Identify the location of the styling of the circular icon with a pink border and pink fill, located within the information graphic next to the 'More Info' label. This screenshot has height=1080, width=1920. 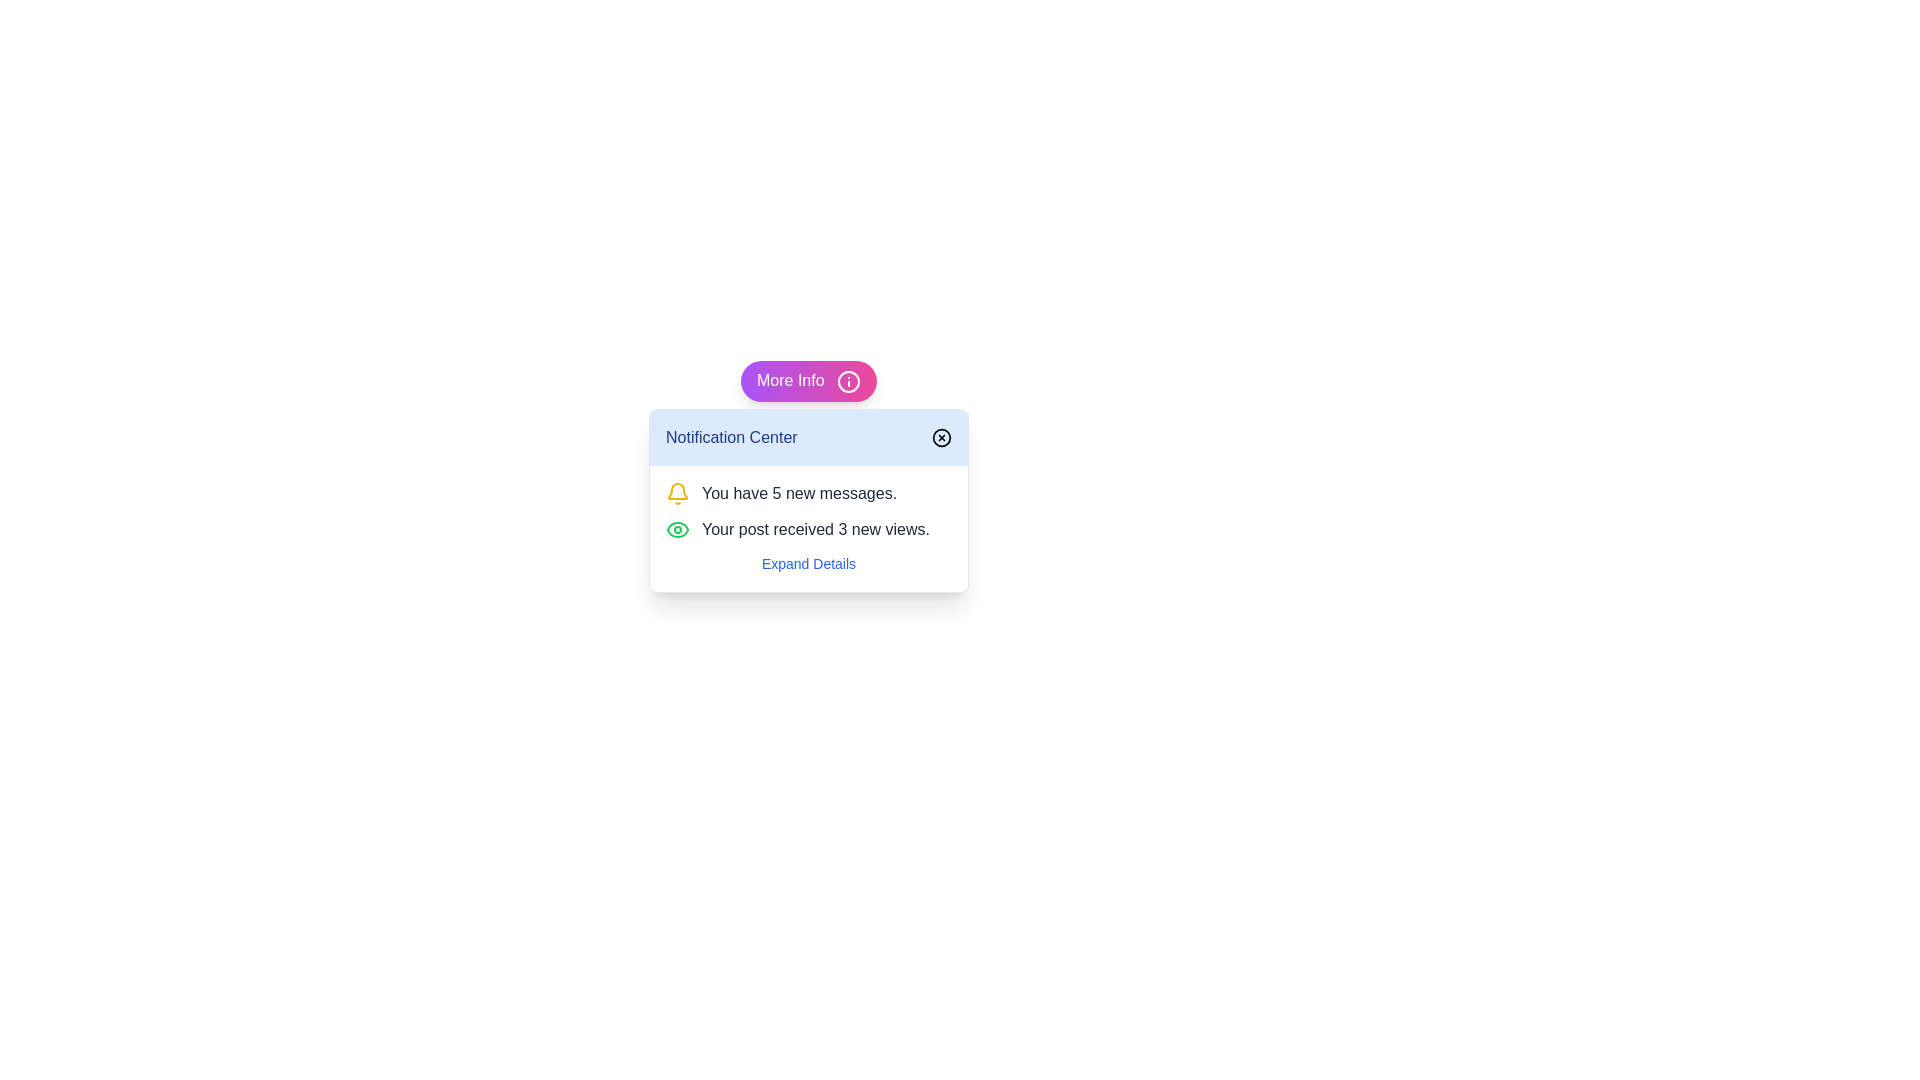
(849, 381).